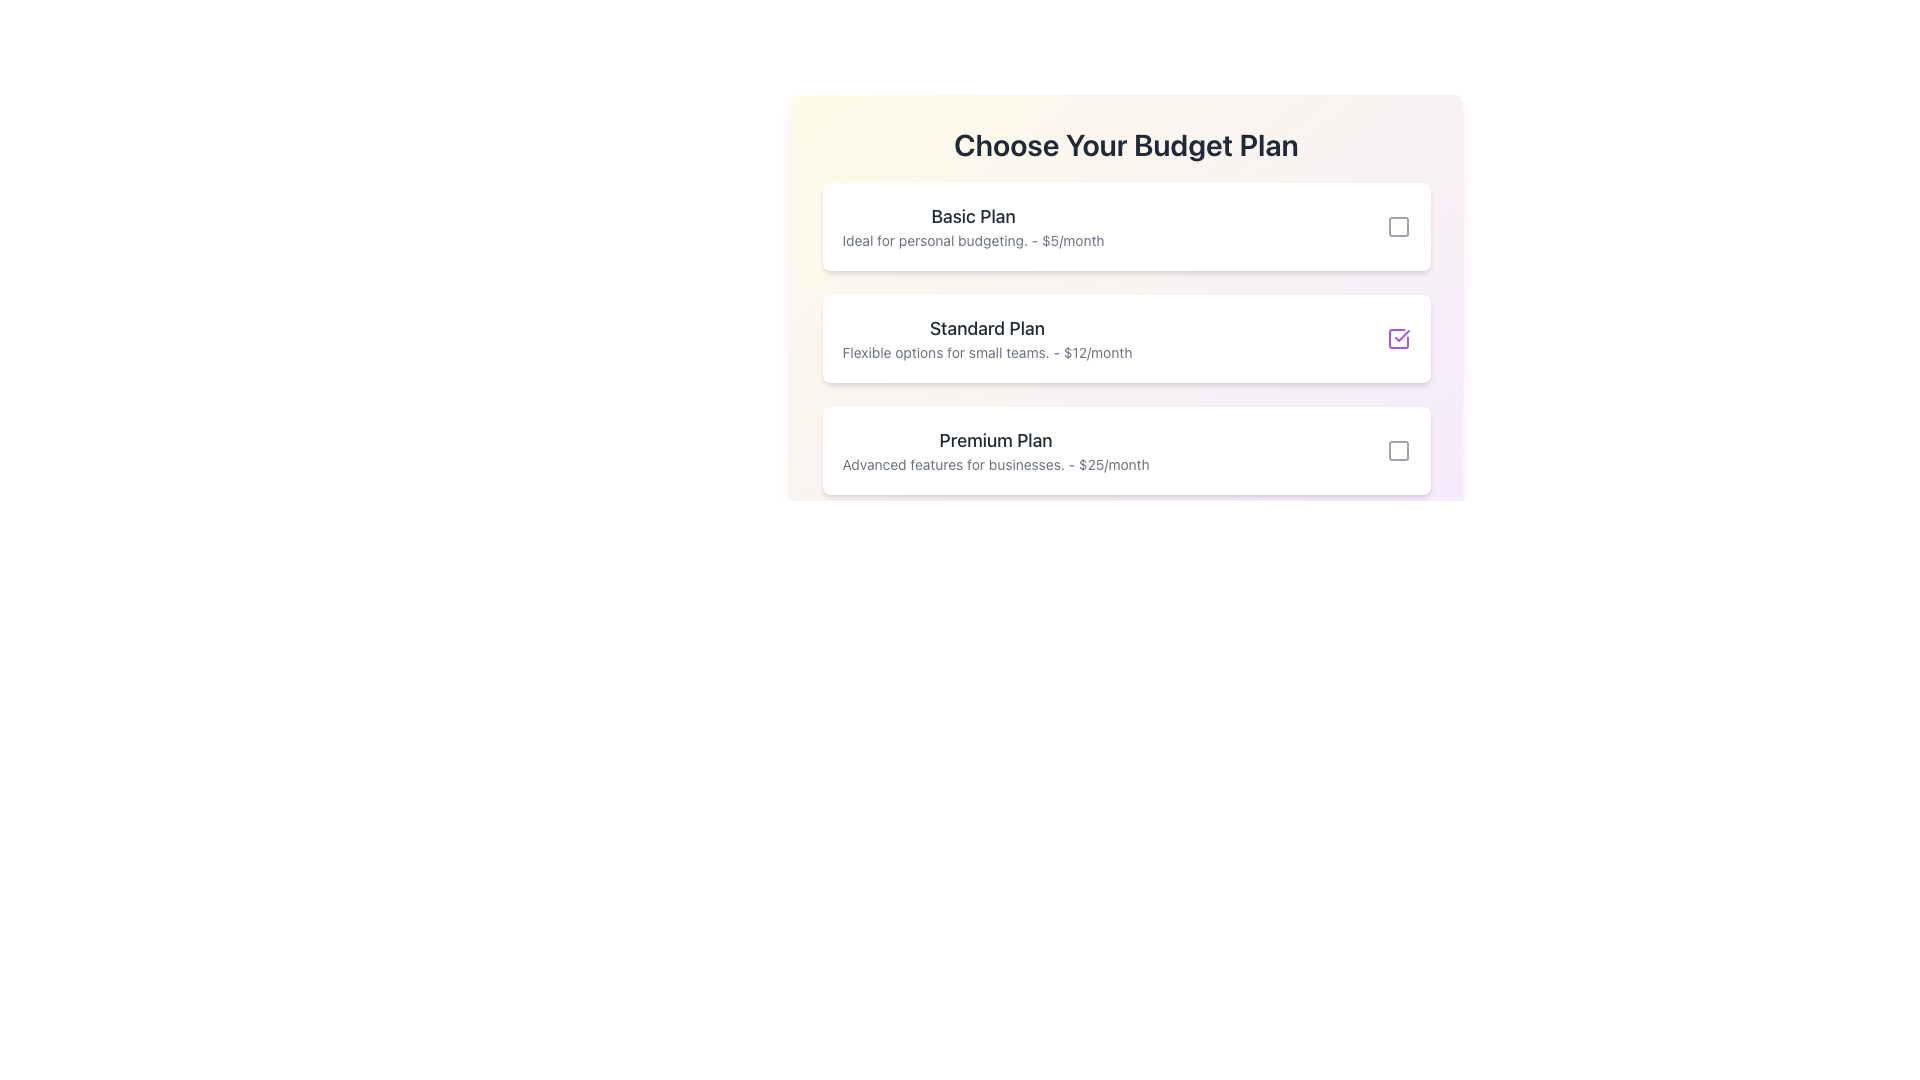 This screenshot has width=1920, height=1080. Describe the element at coordinates (1397, 226) in the screenshot. I see `the checkbox located at the far right of the 'Basic Plan' section` at that location.